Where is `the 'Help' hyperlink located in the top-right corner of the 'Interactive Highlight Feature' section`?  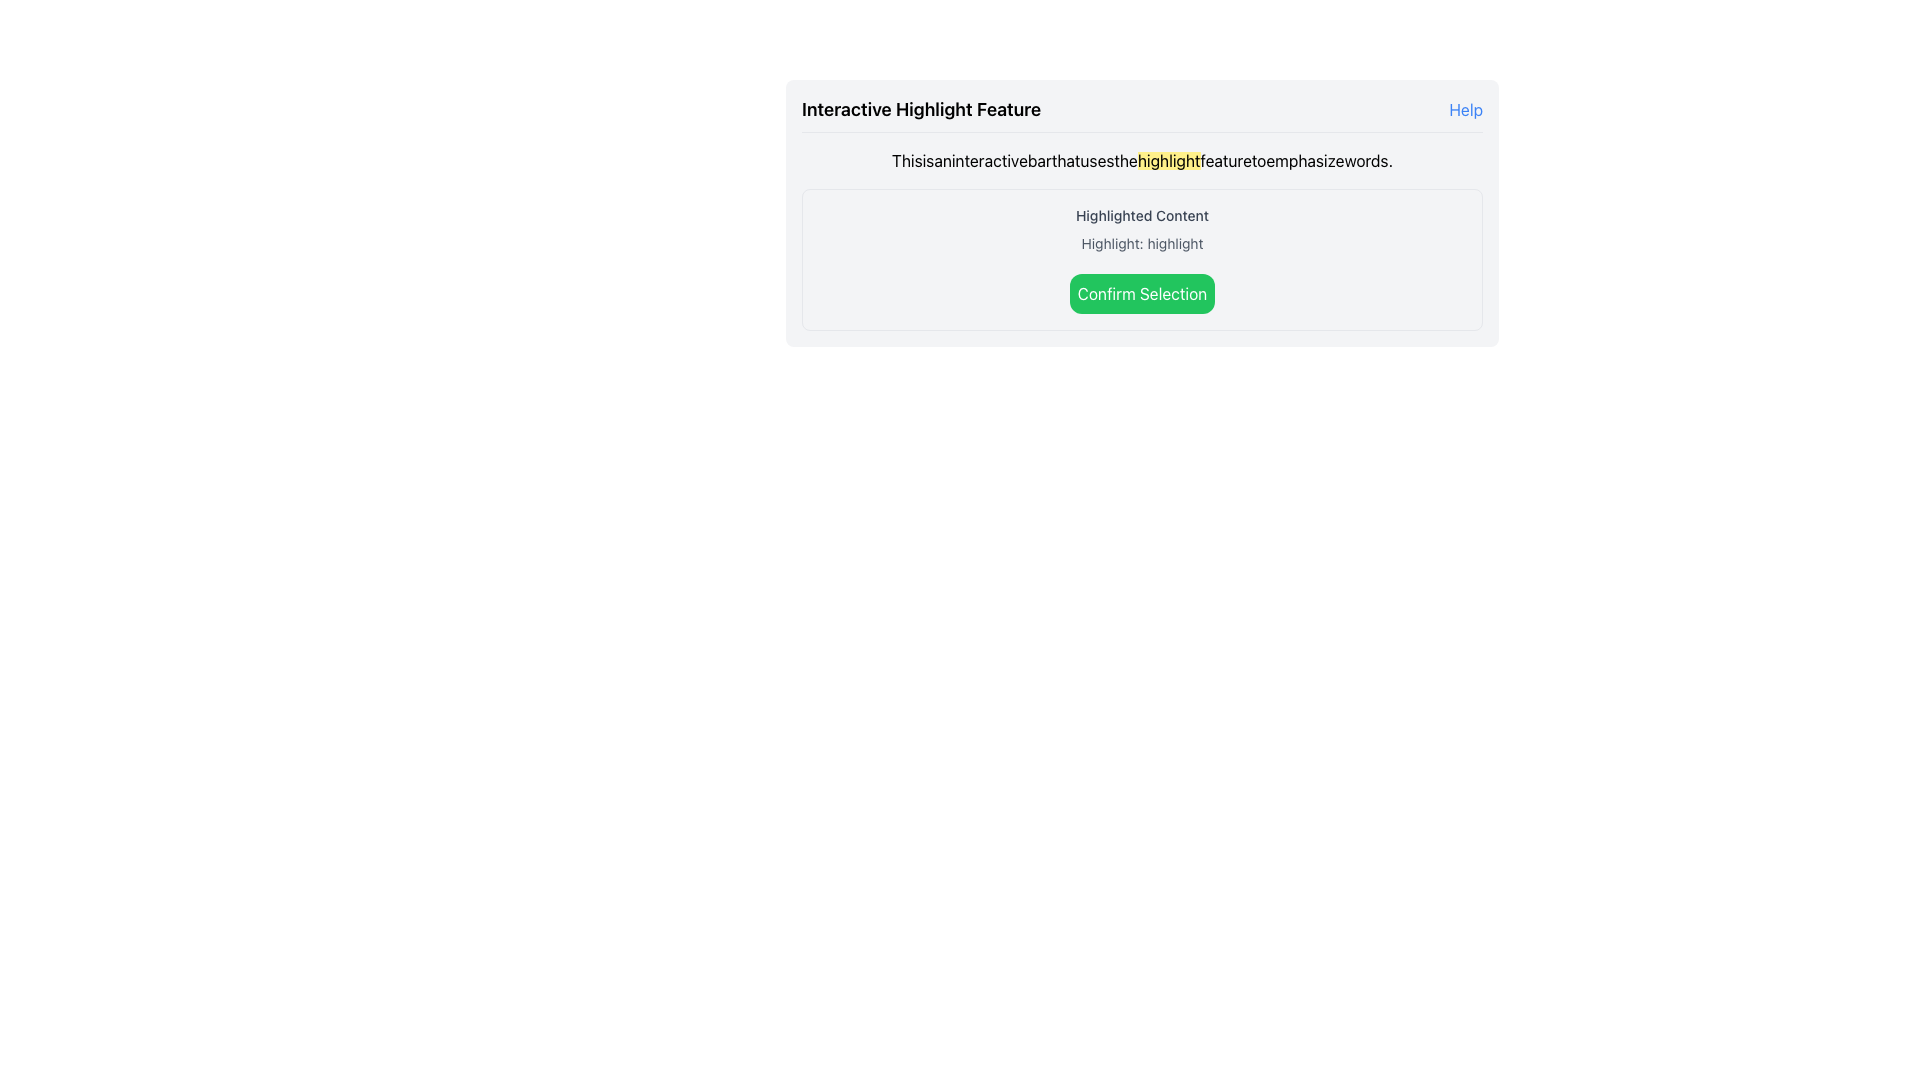
the 'Help' hyperlink located in the top-right corner of the 'Interactive Highlight Feature' section is located at coordinates (1465, 110).